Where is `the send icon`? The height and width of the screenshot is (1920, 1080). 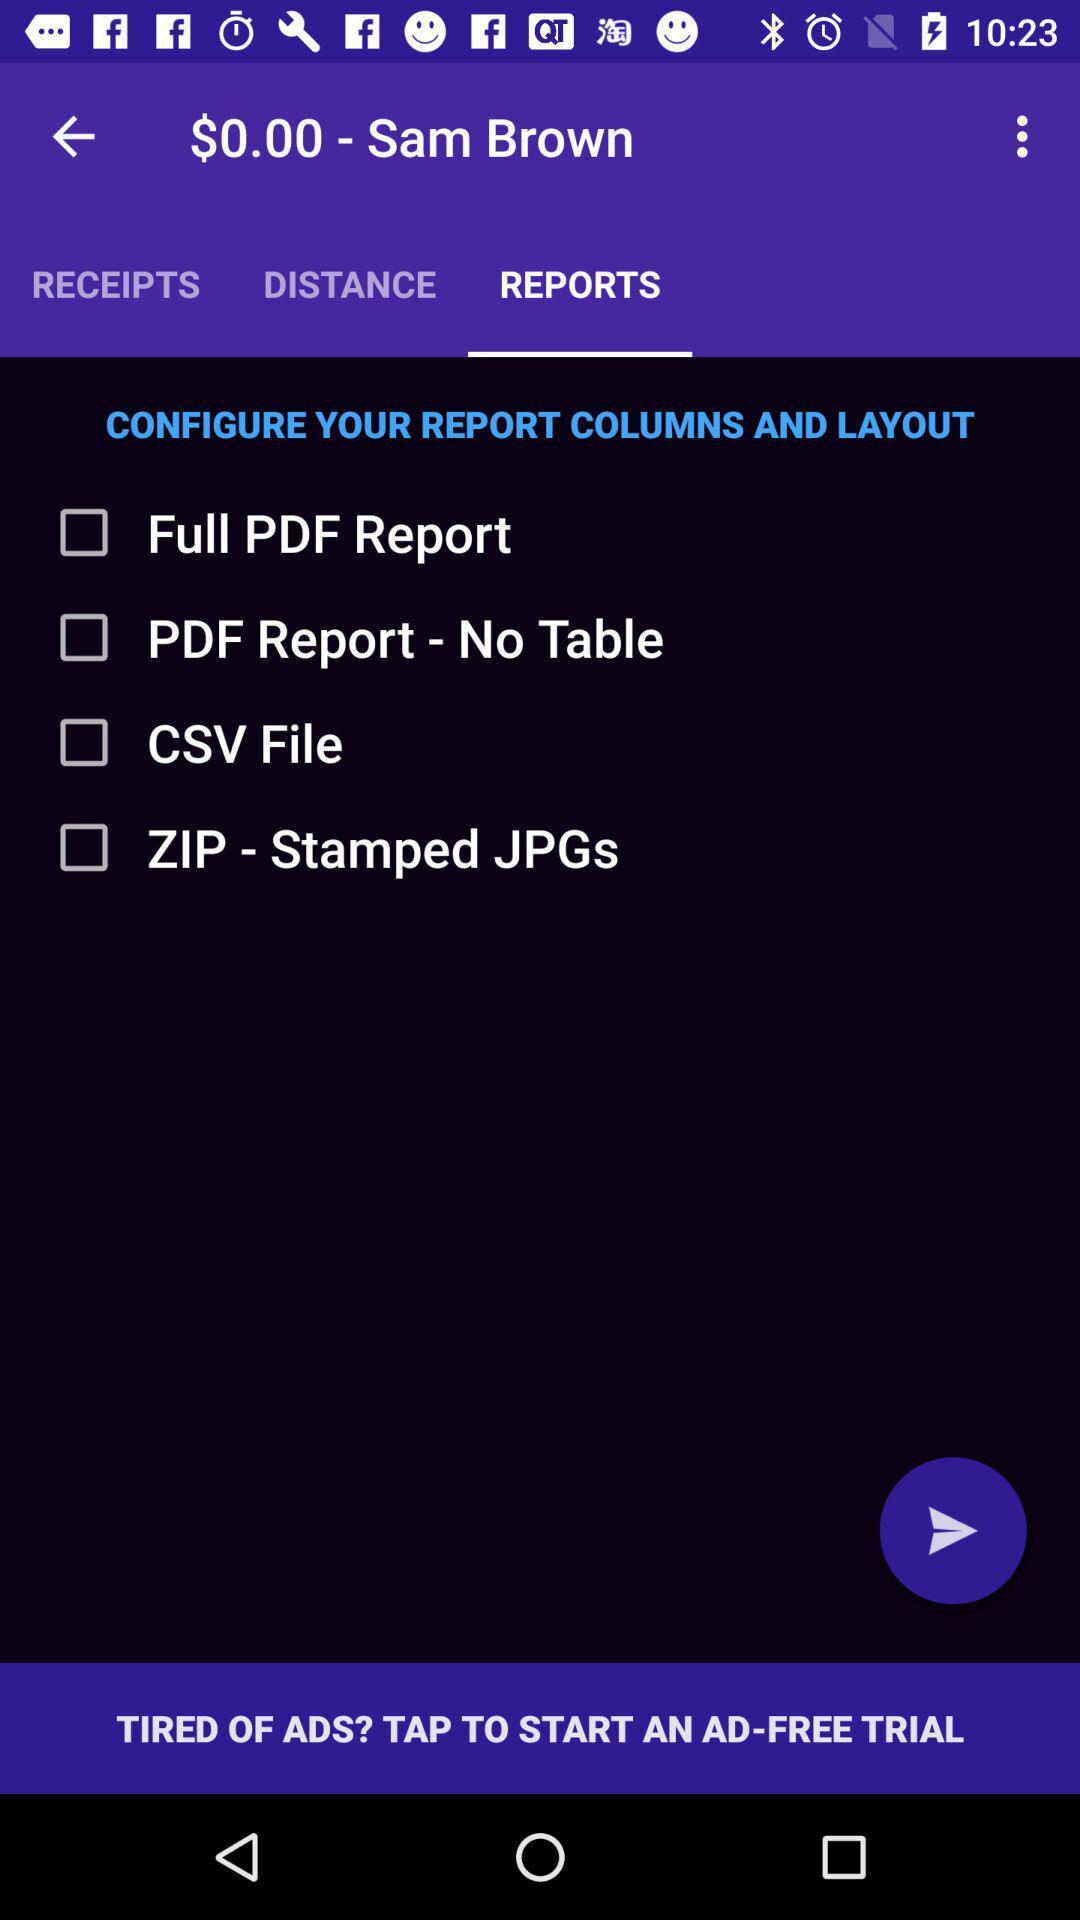 the send icon is located at coordinates (952, 1529).